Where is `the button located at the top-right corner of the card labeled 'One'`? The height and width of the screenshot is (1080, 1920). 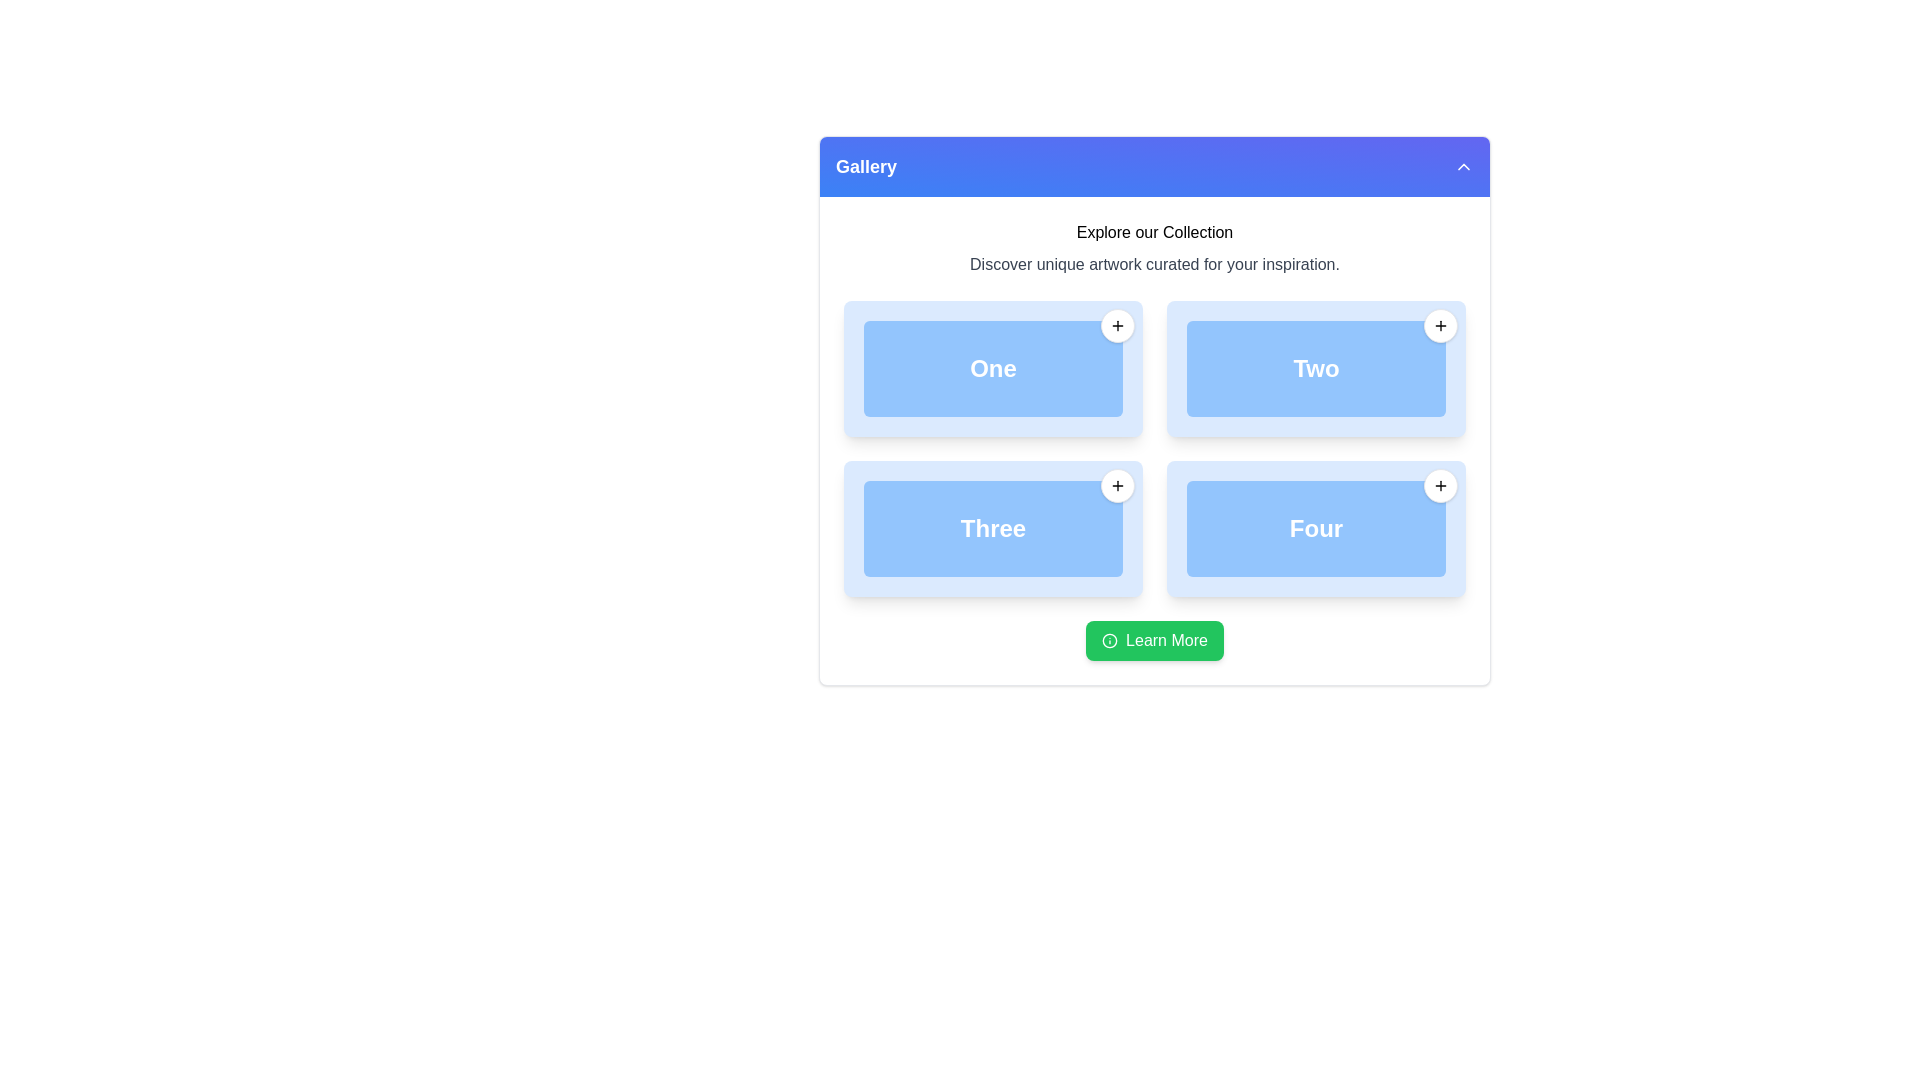
the button located at the top-right corner of the card labeled 'One' is located at coordinates (1117, 325).